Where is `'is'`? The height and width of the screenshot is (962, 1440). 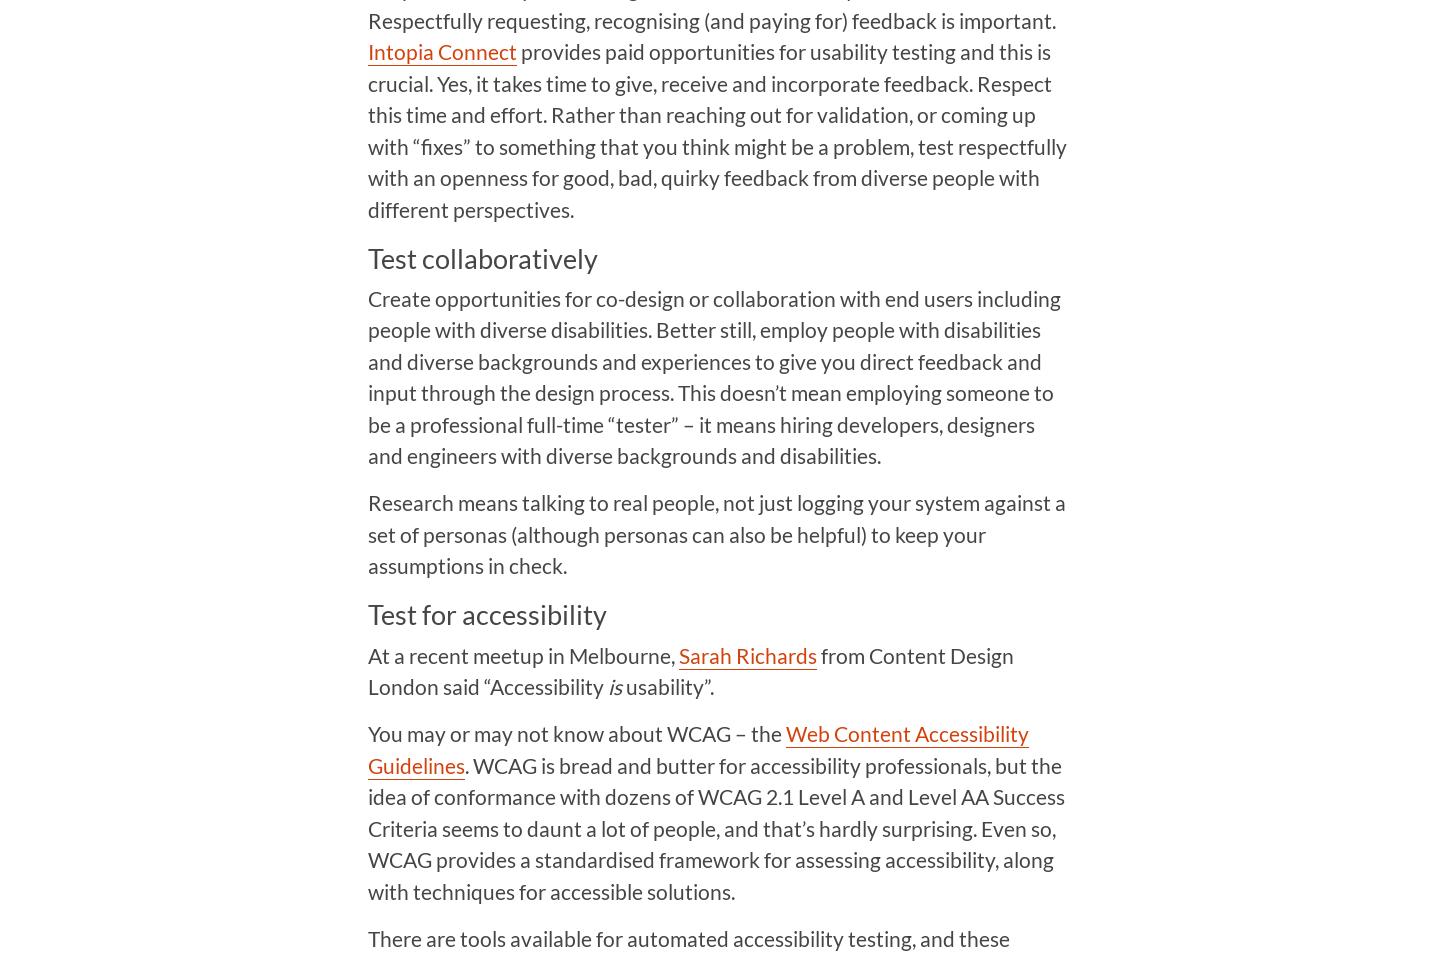
'is' is located at coordinates (605, 685).